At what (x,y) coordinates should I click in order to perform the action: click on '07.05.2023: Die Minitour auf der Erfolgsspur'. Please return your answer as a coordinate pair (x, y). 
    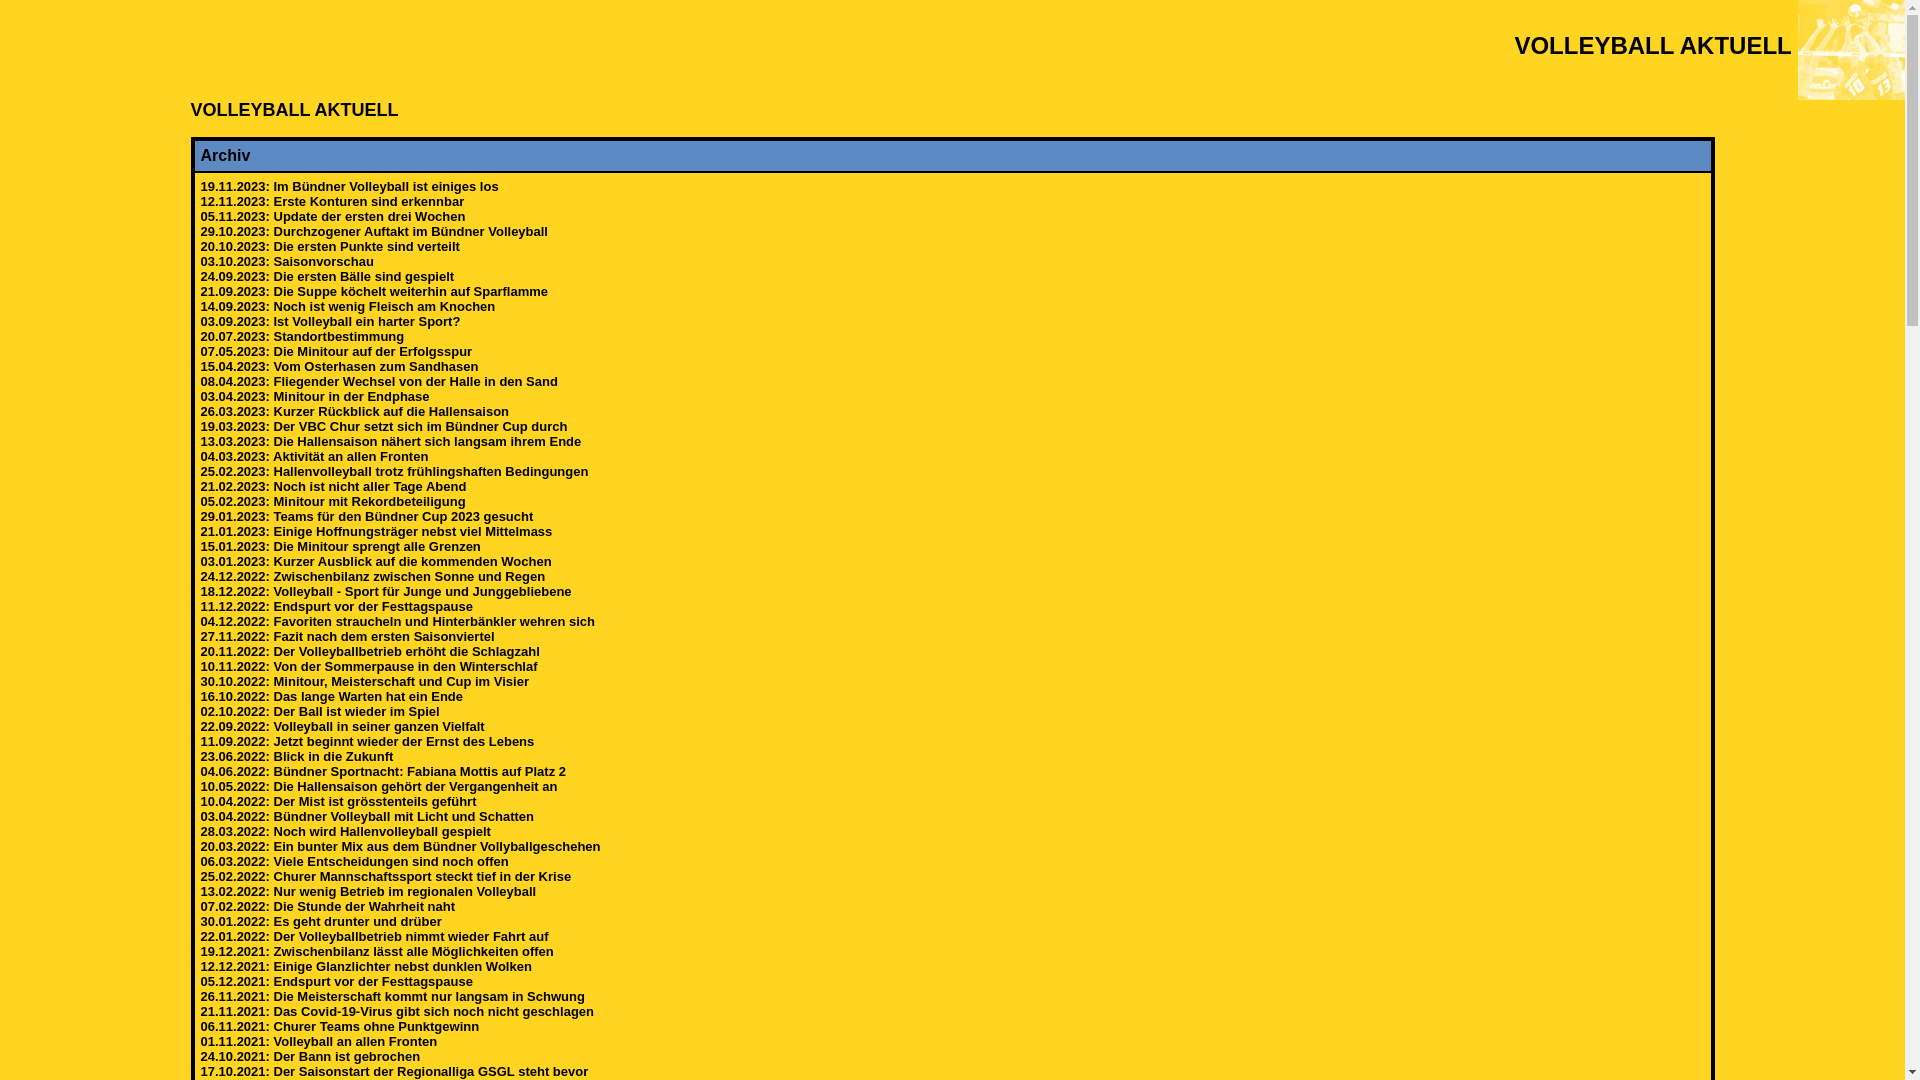
    Looking at the image, I should click on (336, 350).